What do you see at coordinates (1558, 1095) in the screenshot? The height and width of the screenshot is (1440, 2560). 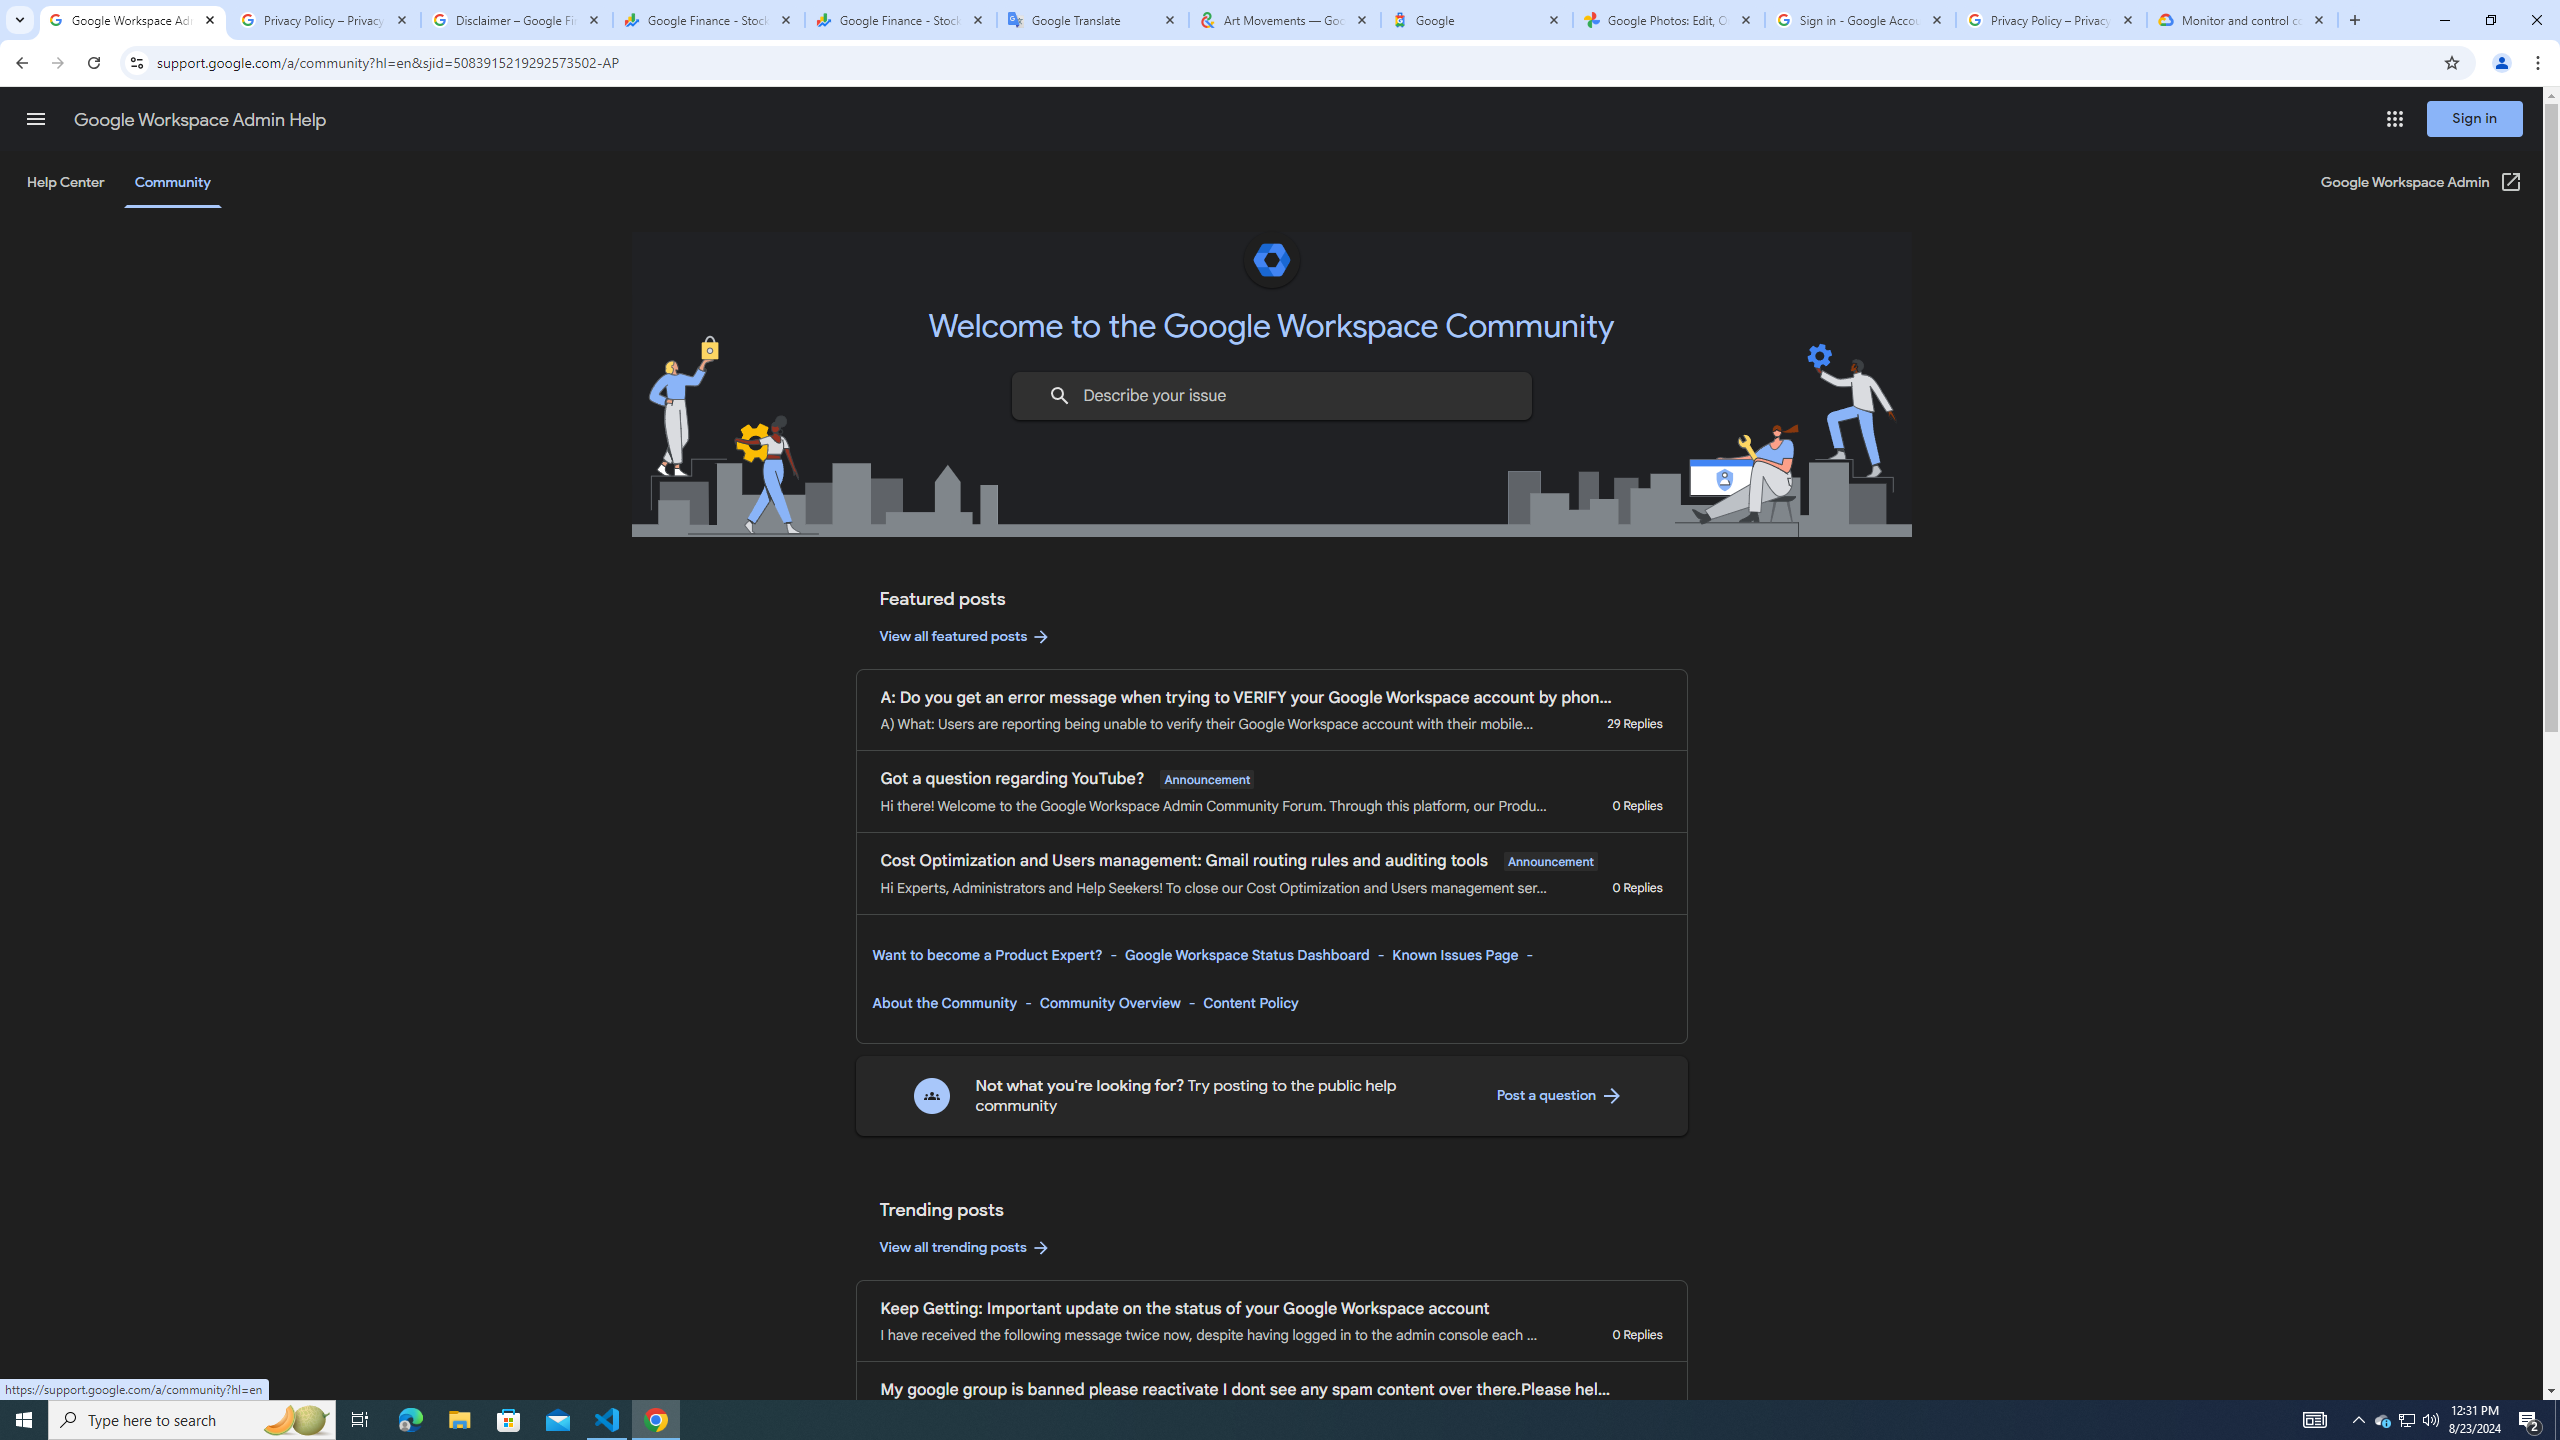 I see `'Post a question '` at bounding box center [1558, 1095].